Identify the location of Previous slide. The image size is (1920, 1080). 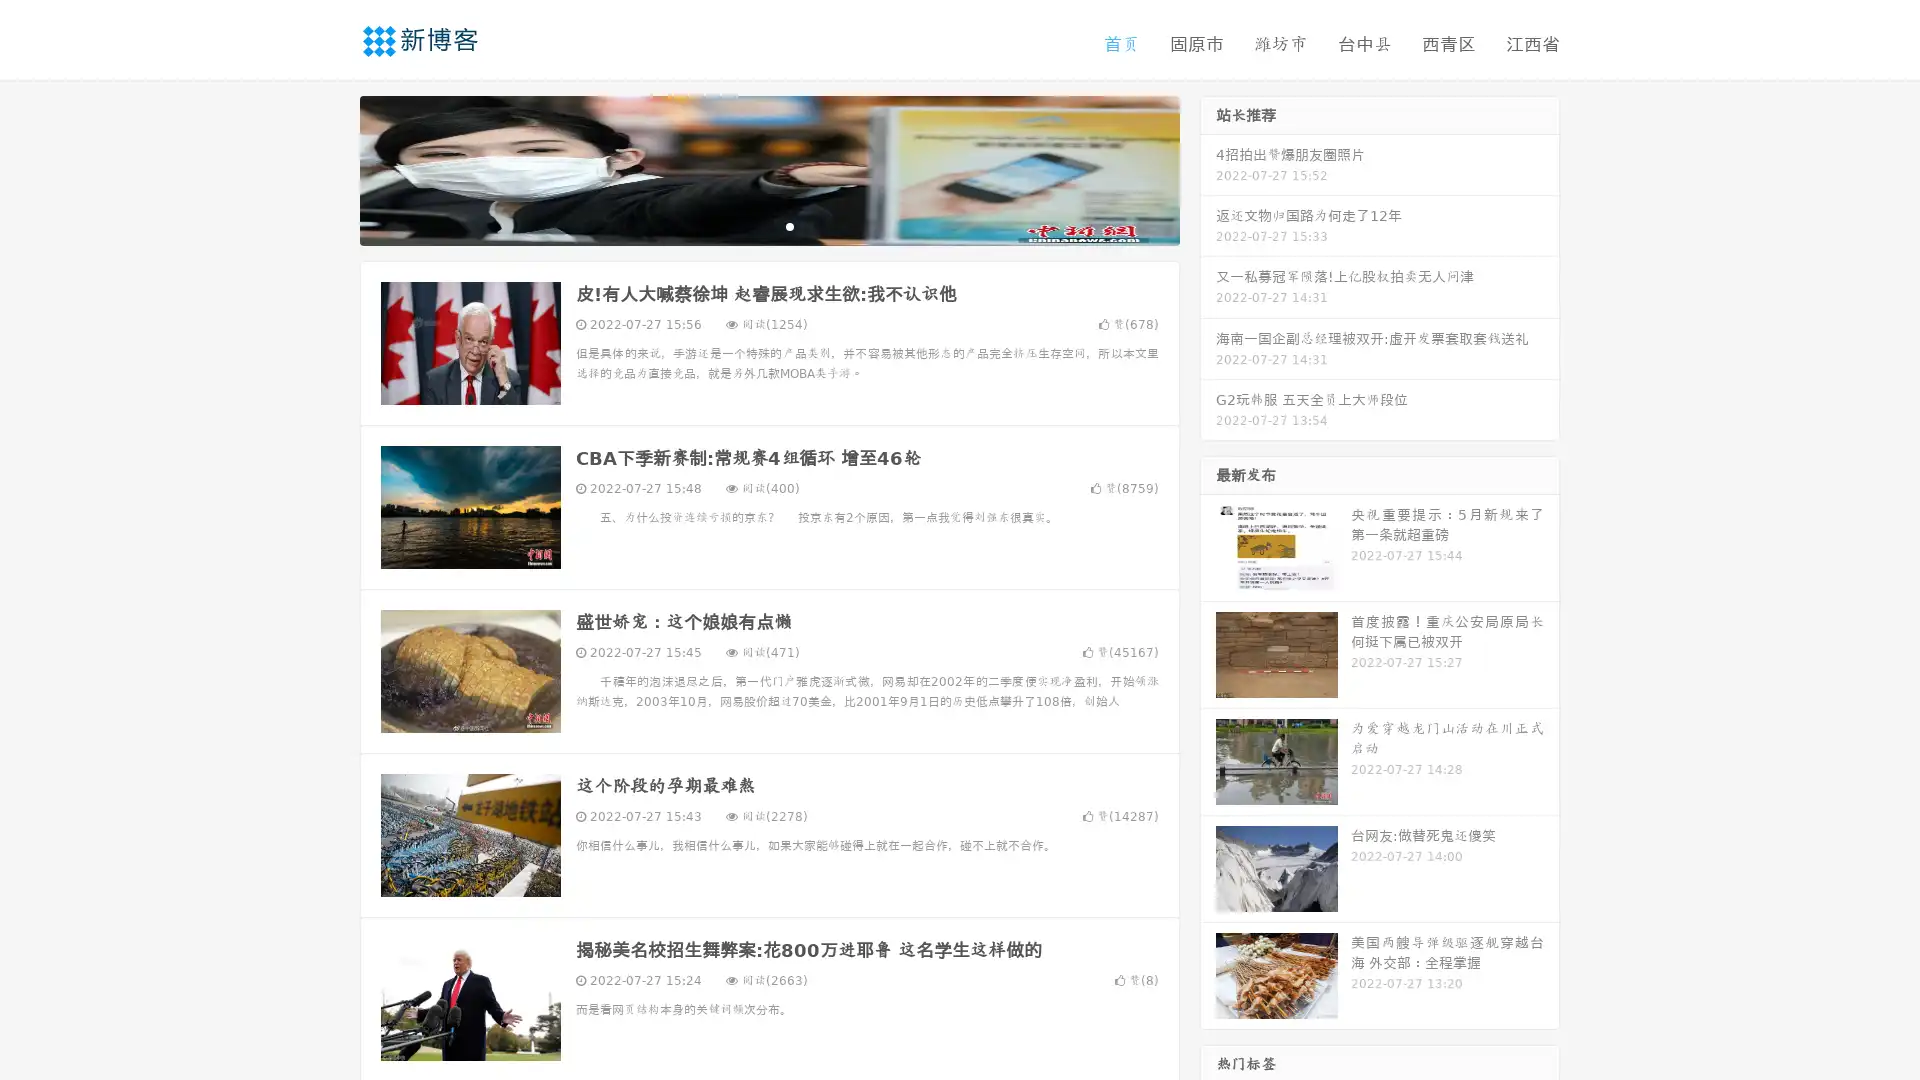
(330, 168).